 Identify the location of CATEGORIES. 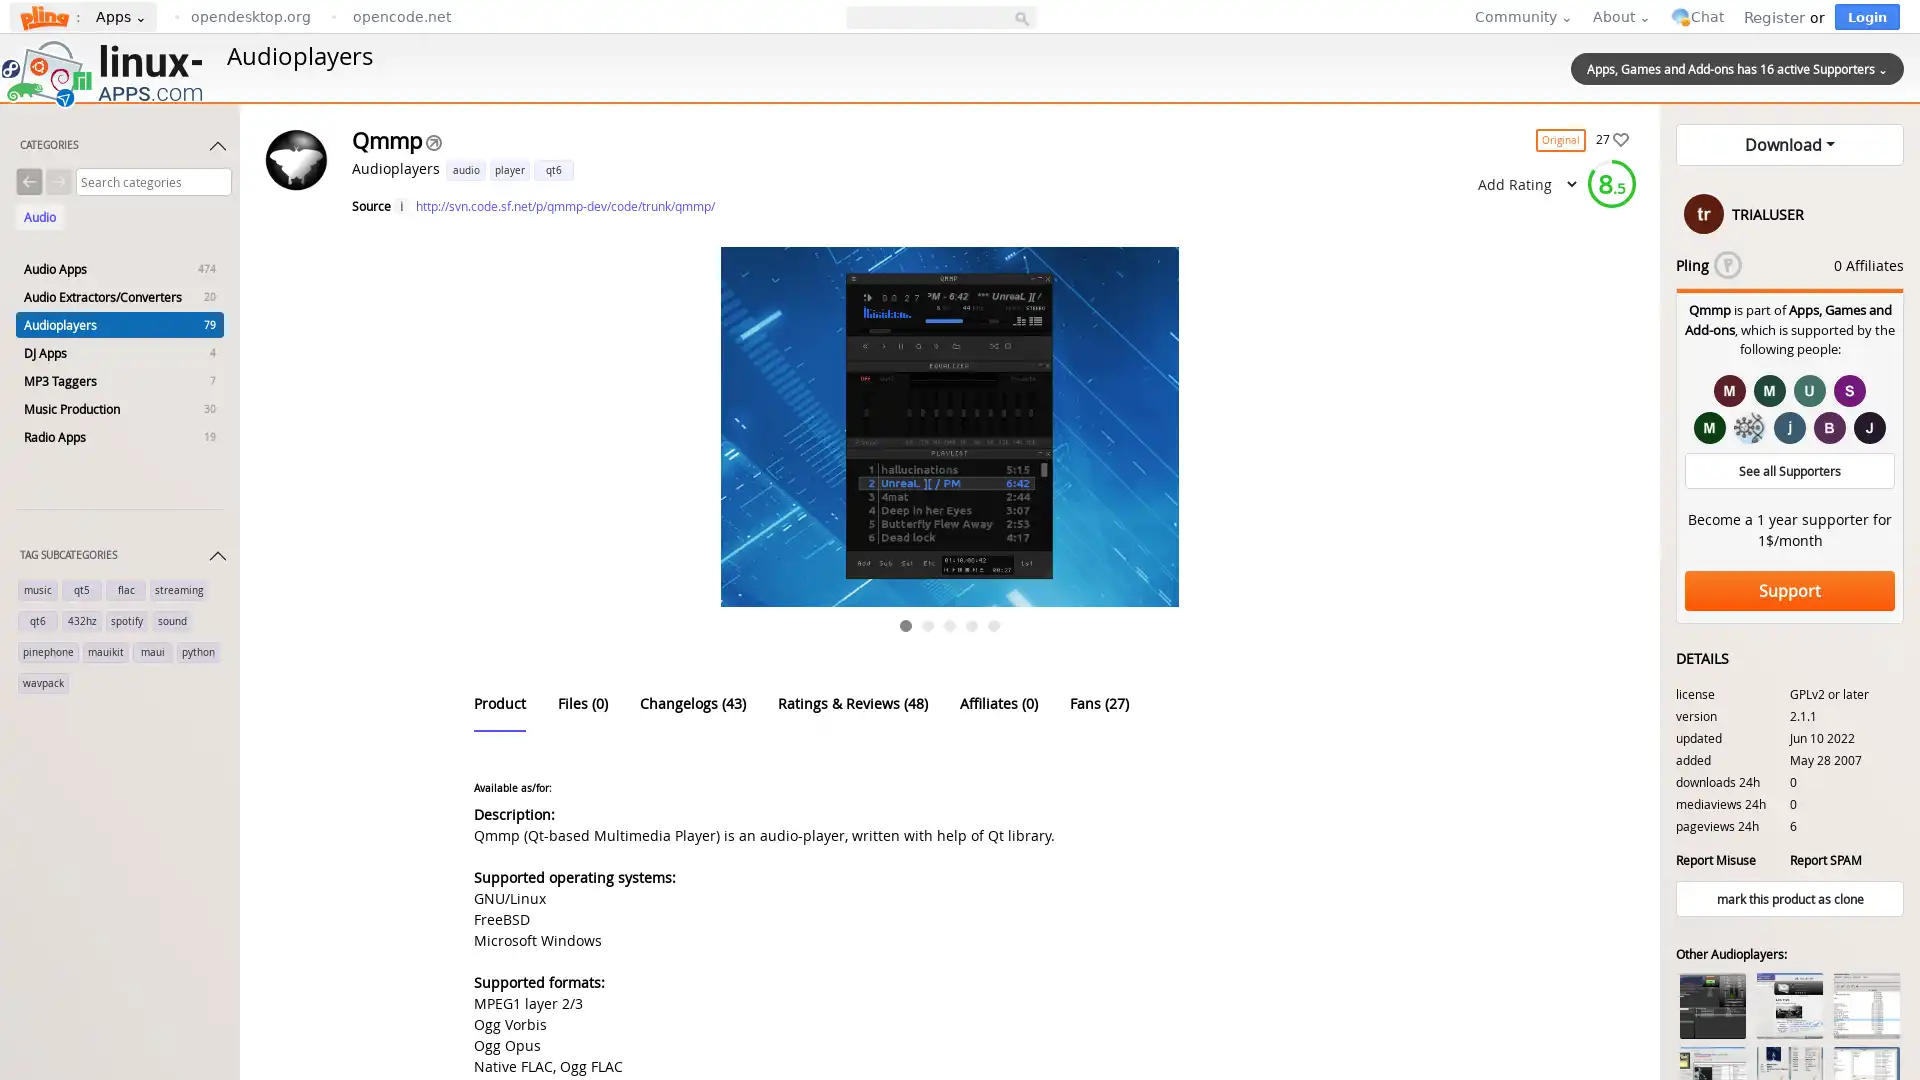
(123, 149).